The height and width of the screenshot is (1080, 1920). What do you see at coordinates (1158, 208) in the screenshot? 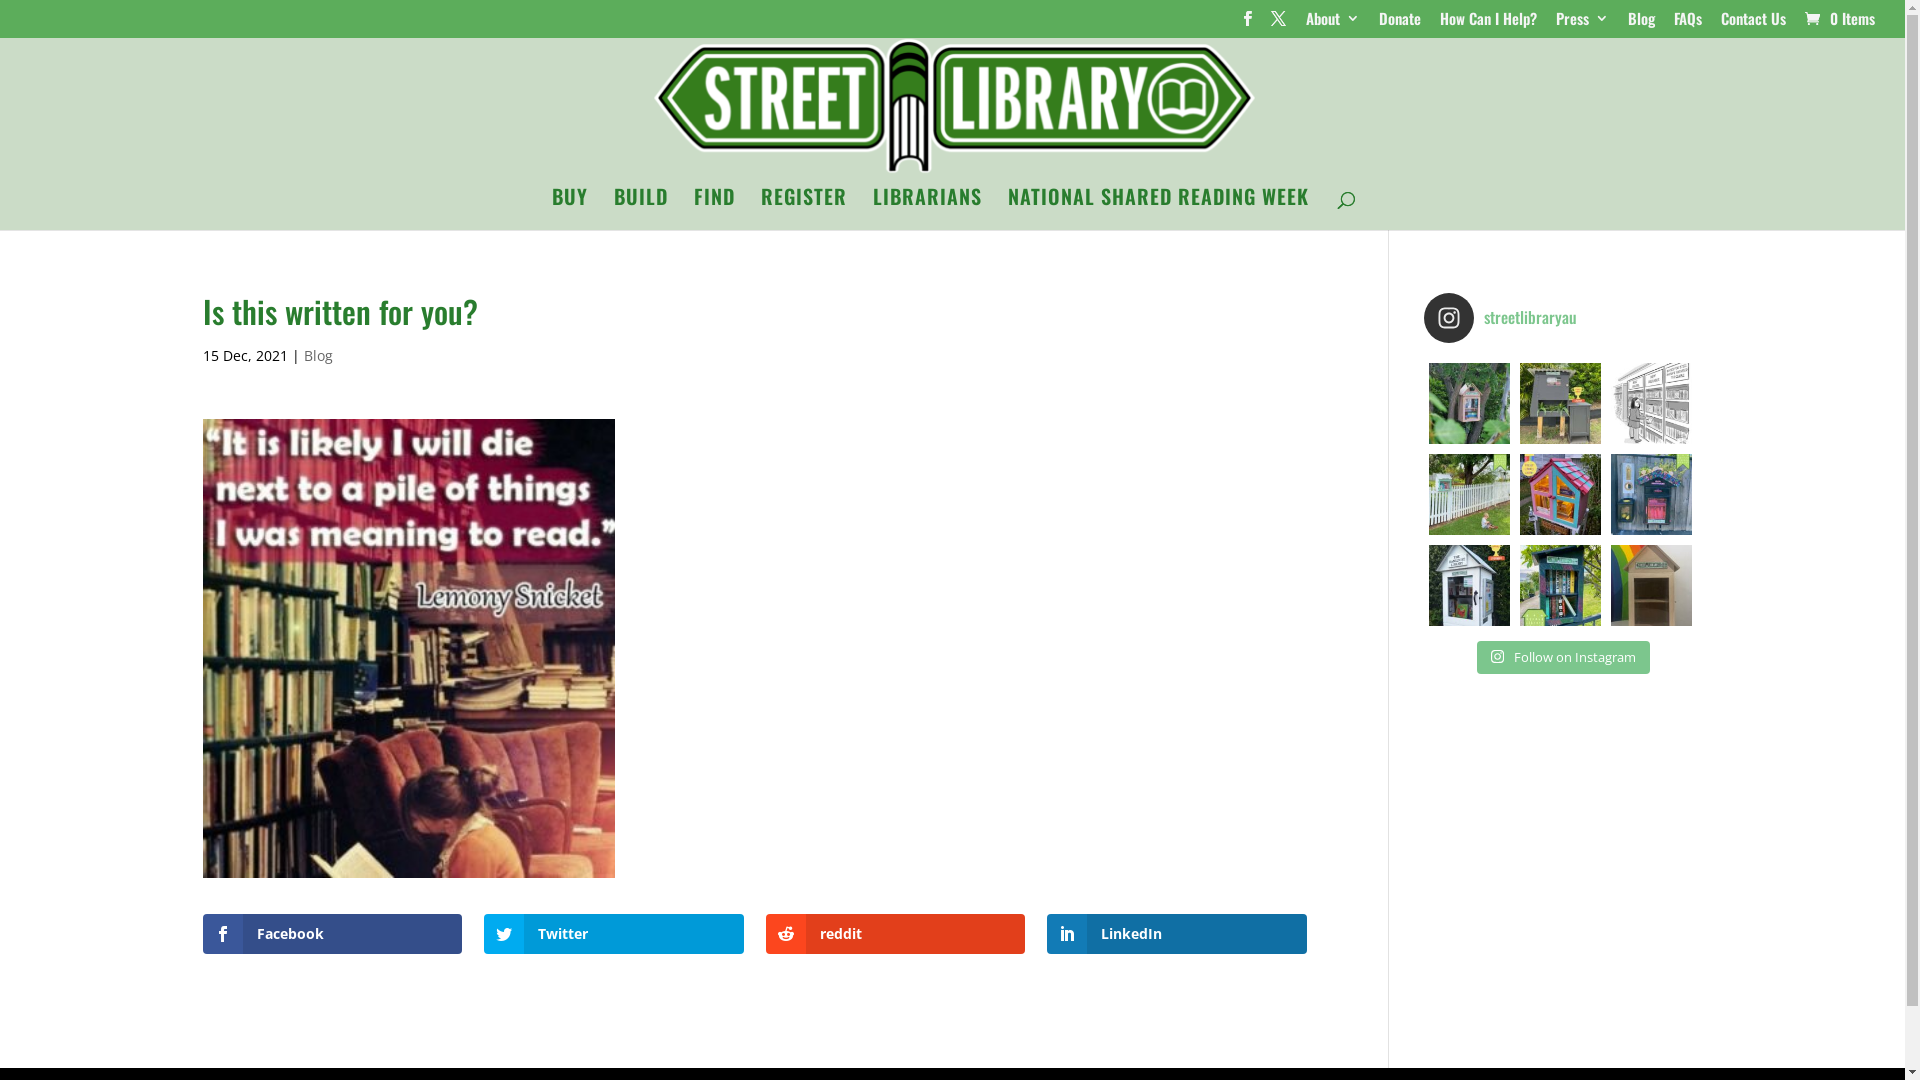
I see `'NATIONAL SHARED READING WEEK'` at bounding box center [1158, 208].